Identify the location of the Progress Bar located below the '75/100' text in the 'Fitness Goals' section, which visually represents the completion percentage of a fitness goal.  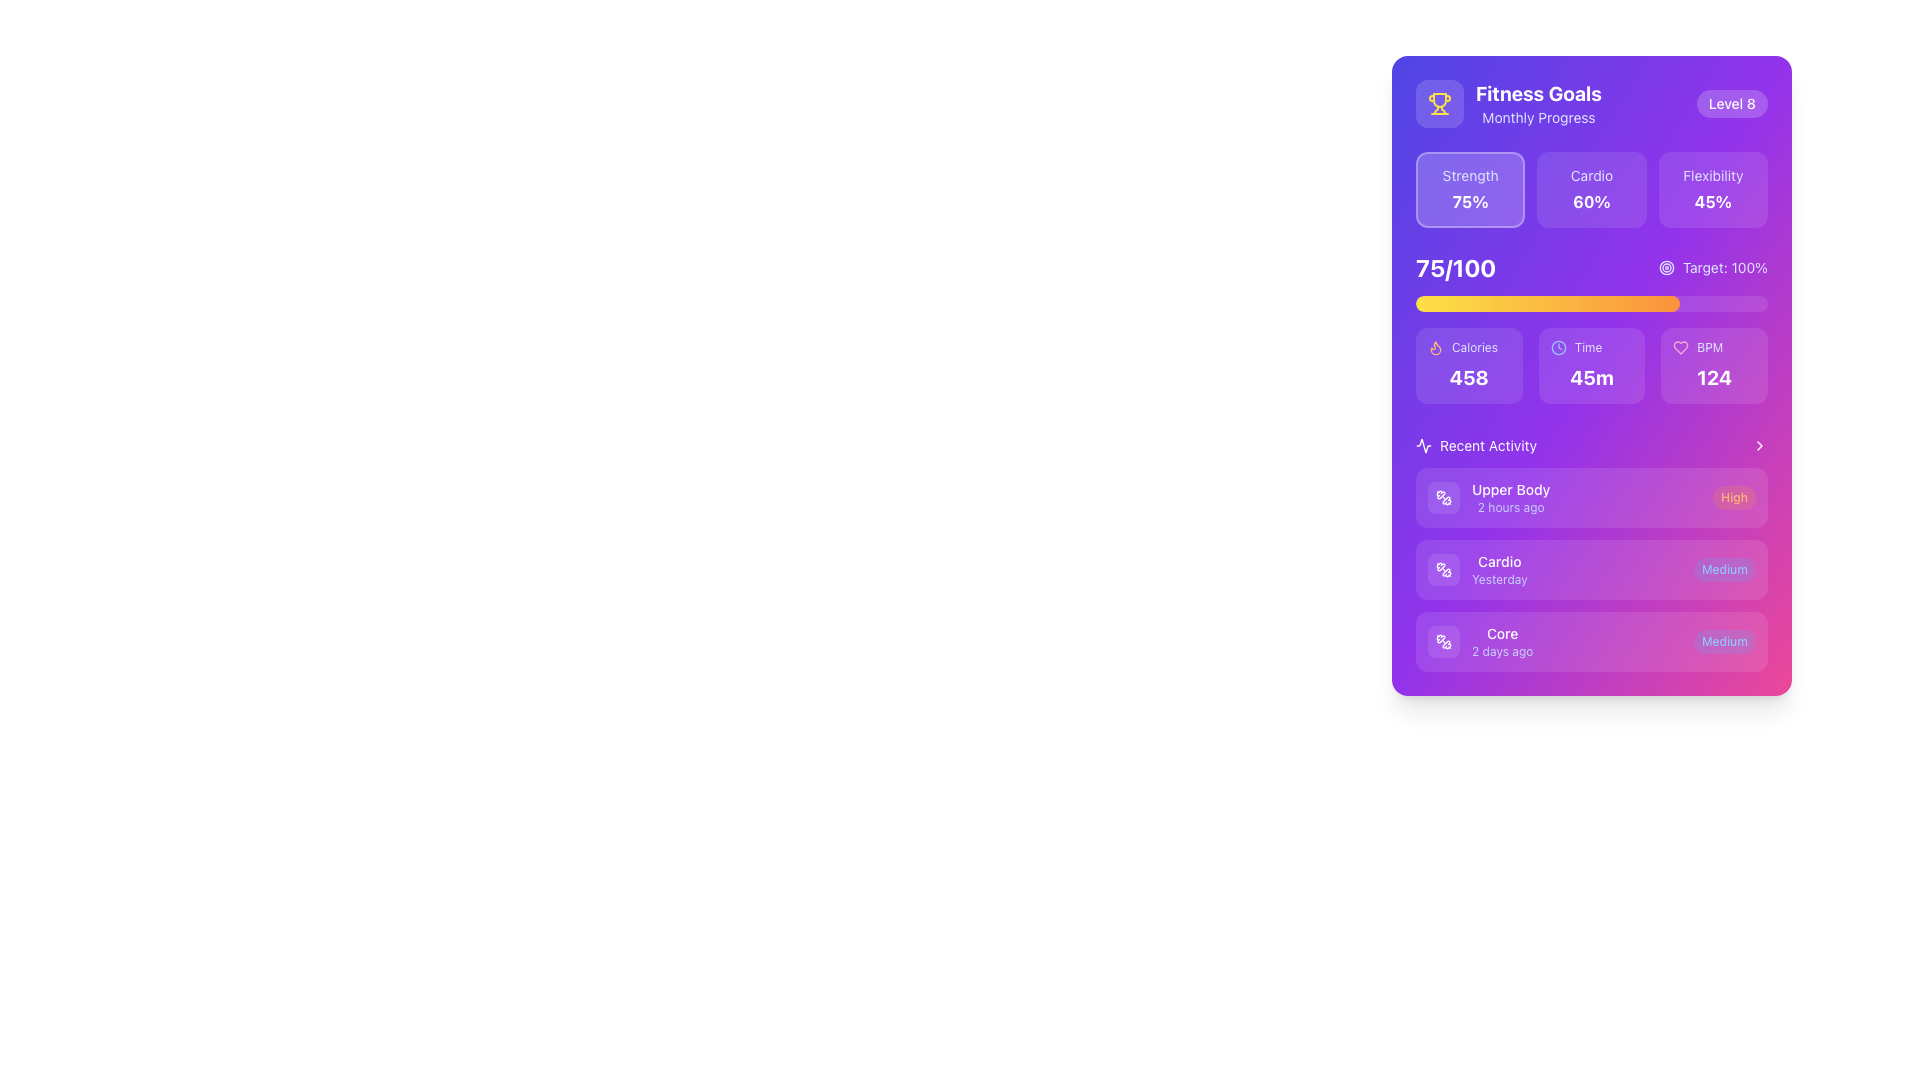
(1591, 304).